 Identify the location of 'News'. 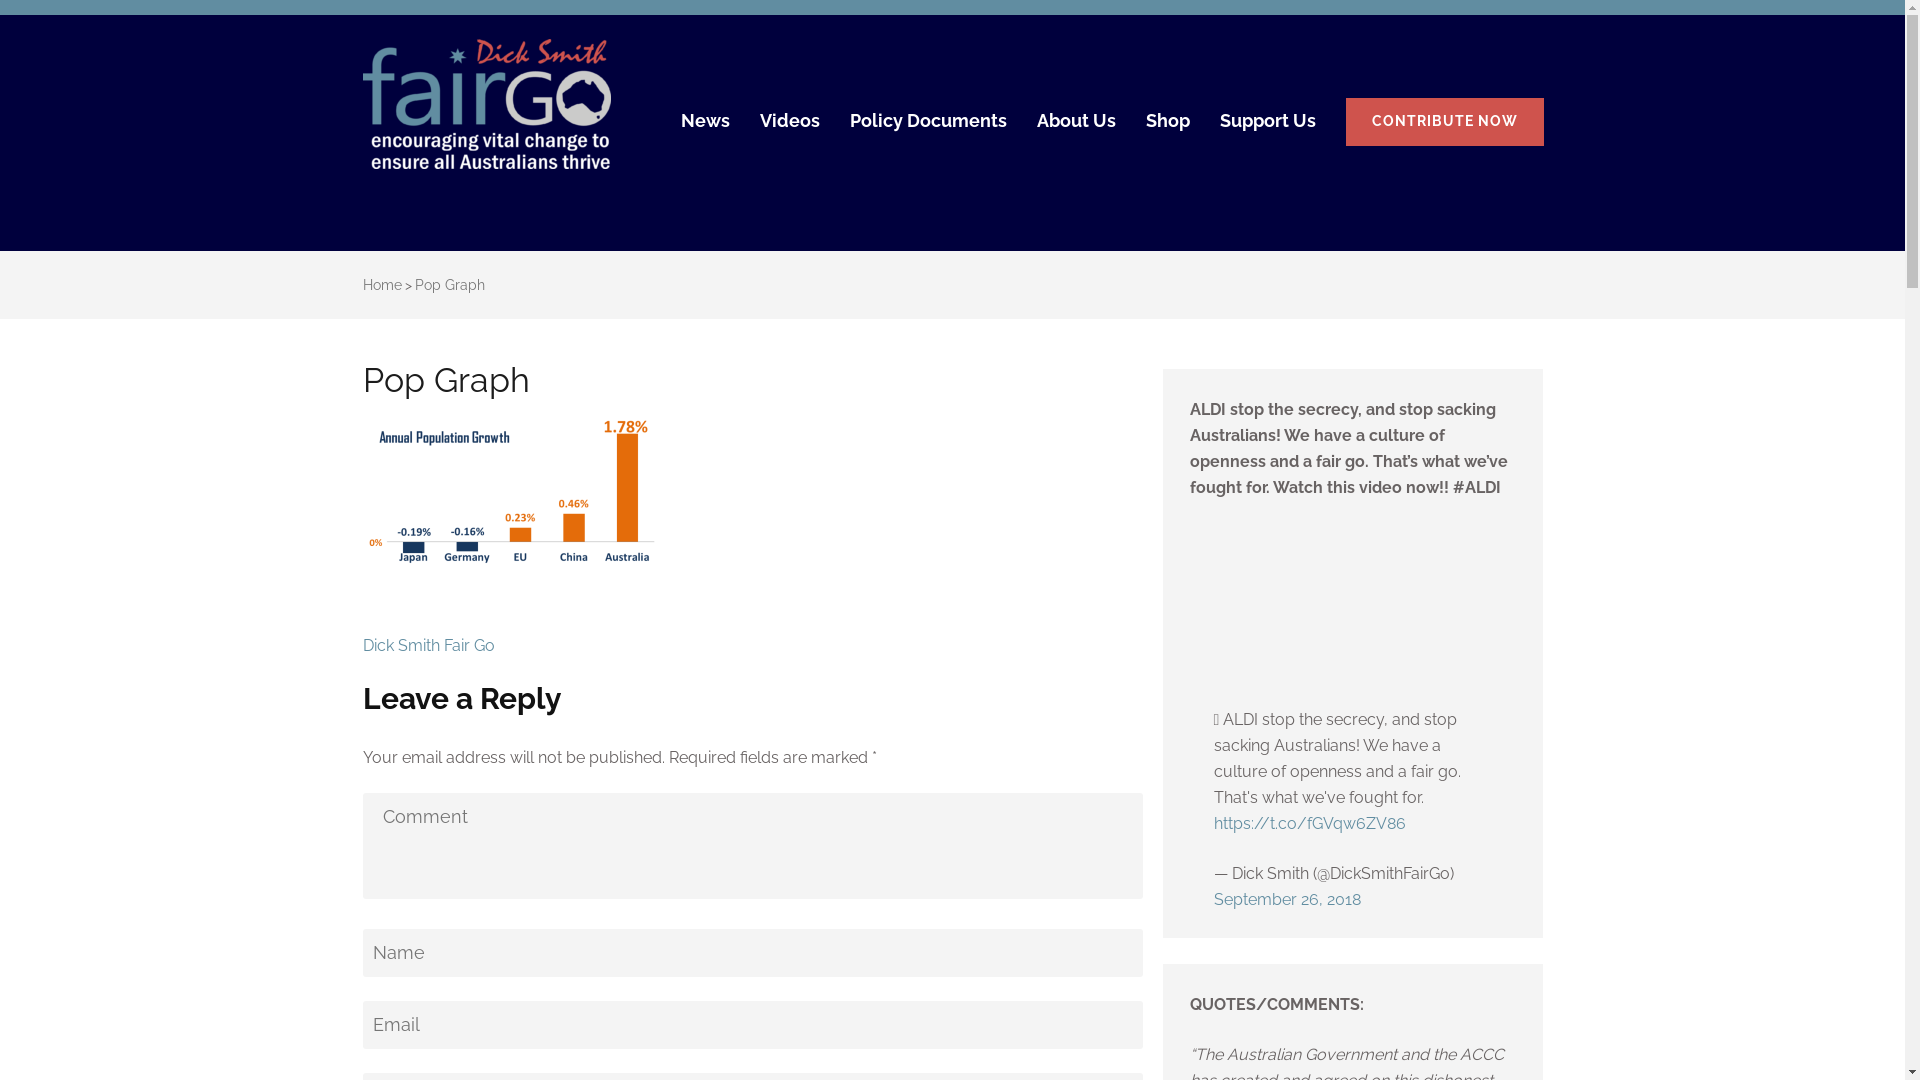
(704, 129).